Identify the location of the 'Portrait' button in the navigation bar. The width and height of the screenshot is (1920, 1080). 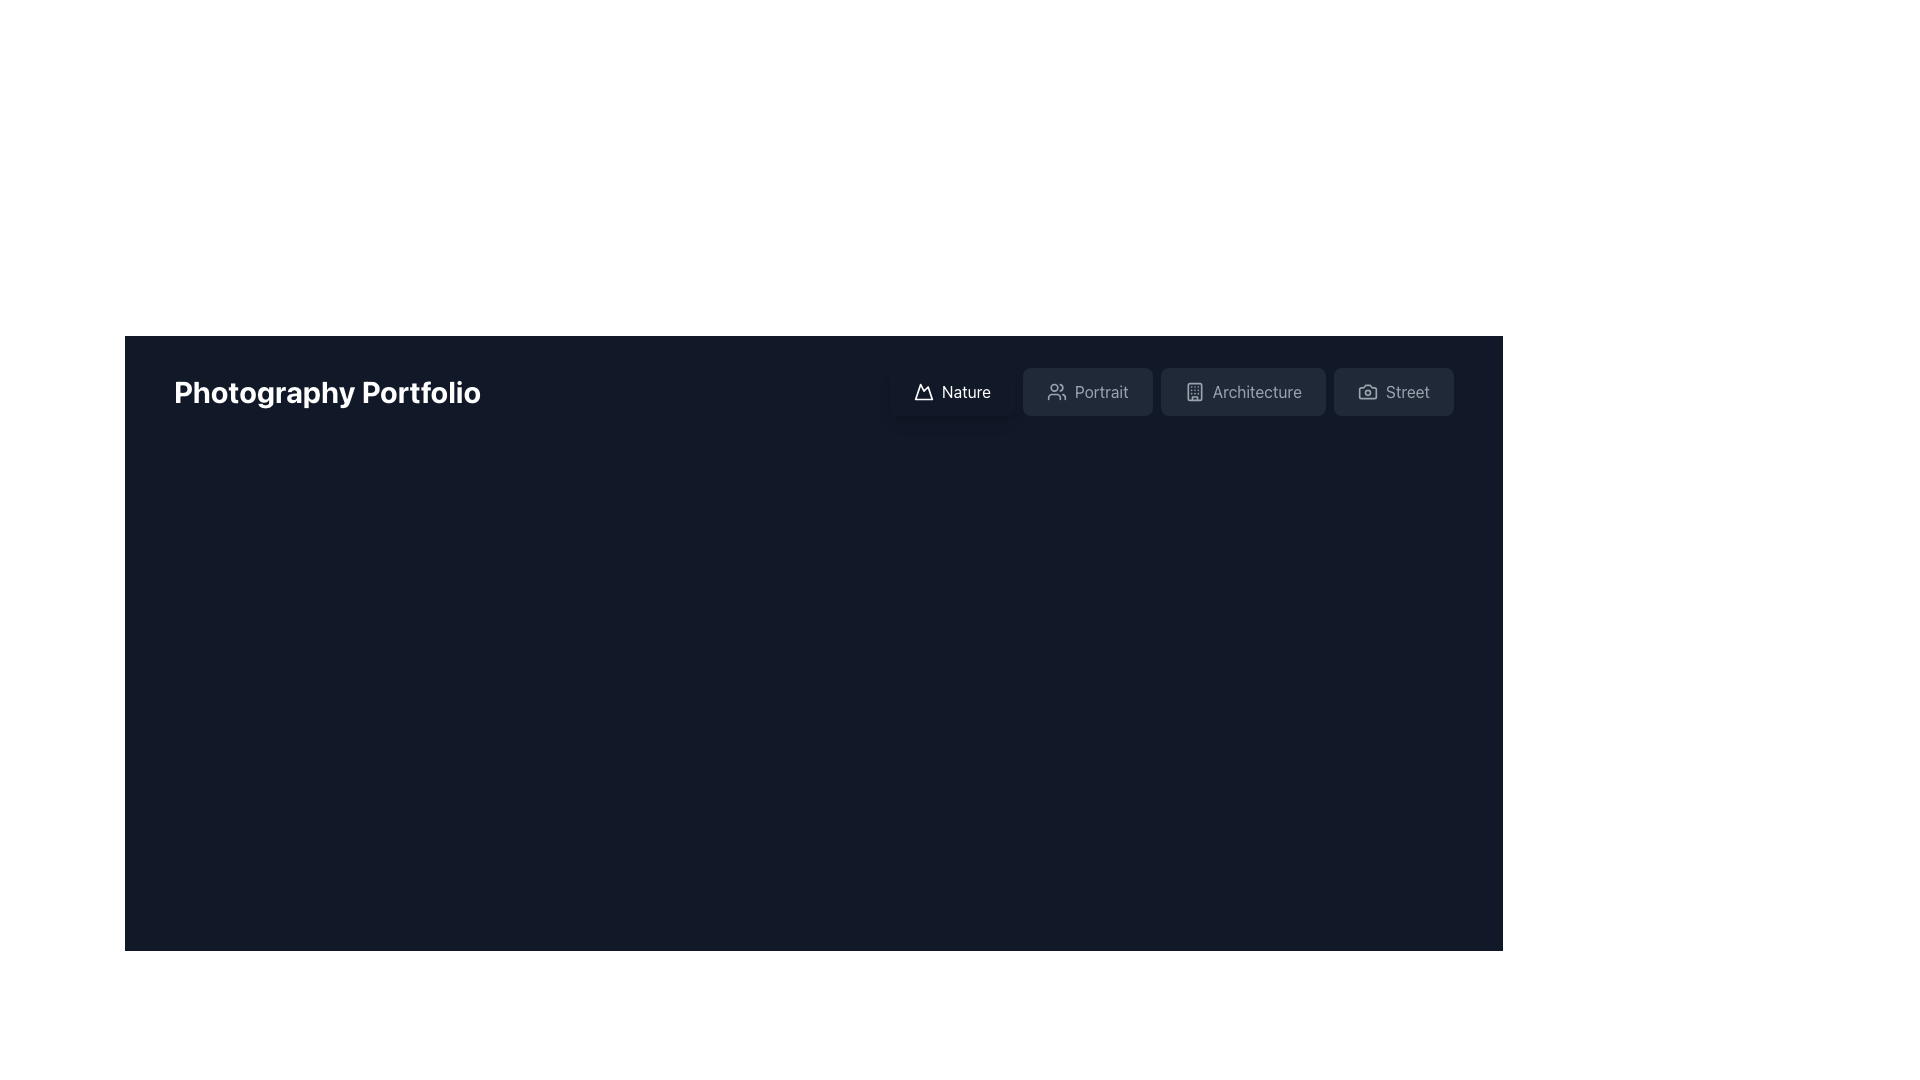
(1086, 392).